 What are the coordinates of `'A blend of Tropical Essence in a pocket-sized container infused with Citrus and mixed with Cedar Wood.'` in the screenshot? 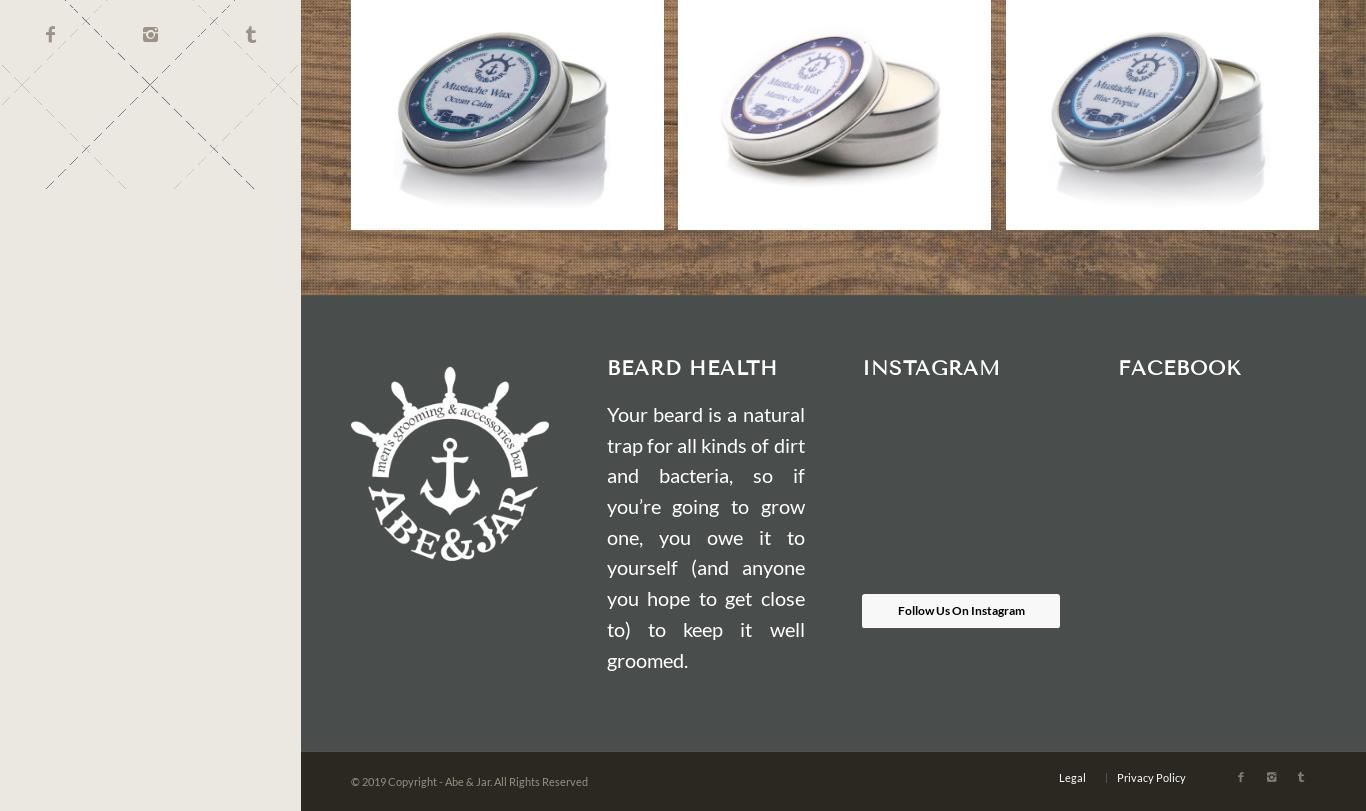 It's located at (1161, 134).